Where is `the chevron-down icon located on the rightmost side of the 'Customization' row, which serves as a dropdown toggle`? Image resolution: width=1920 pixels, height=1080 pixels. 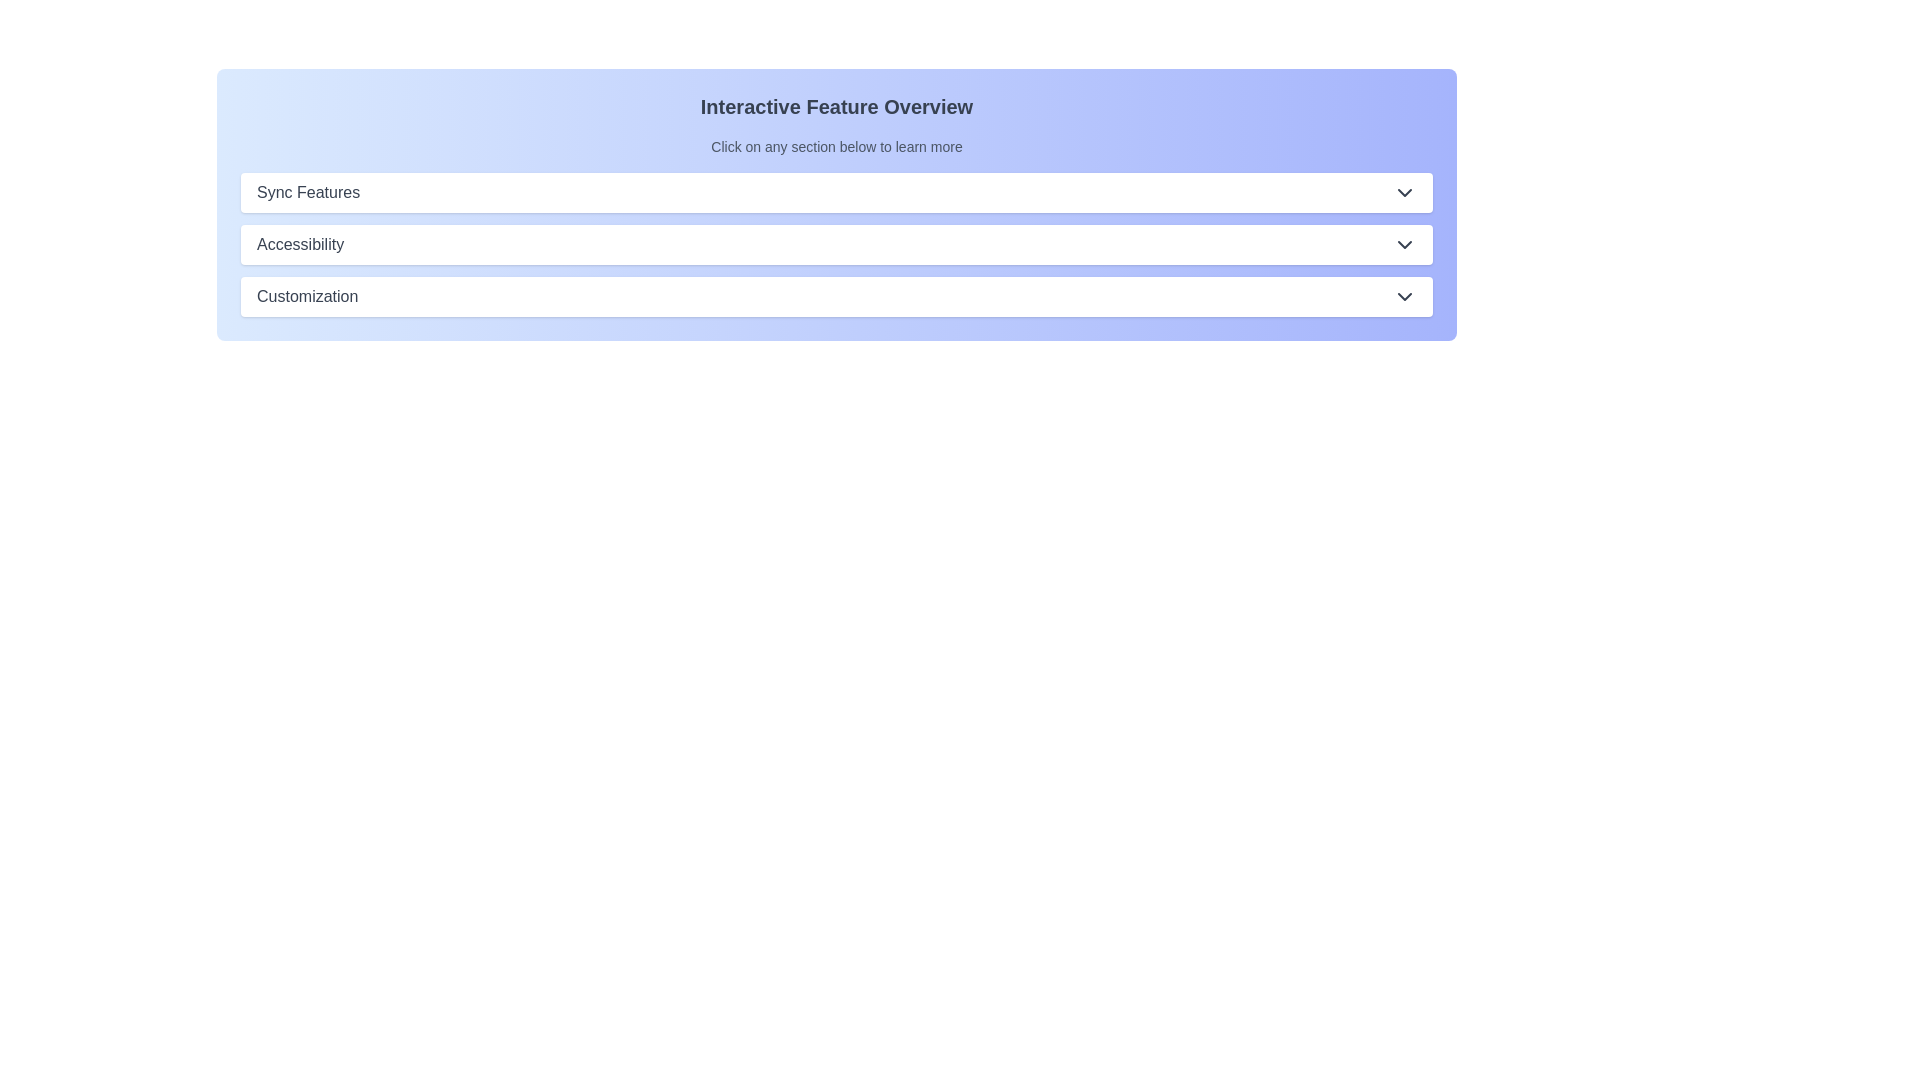
the chevron-down icon located on the rightmost side of the 'Customization' row, which serves as a dropdown toggle is located at coordinates (1404, 297).